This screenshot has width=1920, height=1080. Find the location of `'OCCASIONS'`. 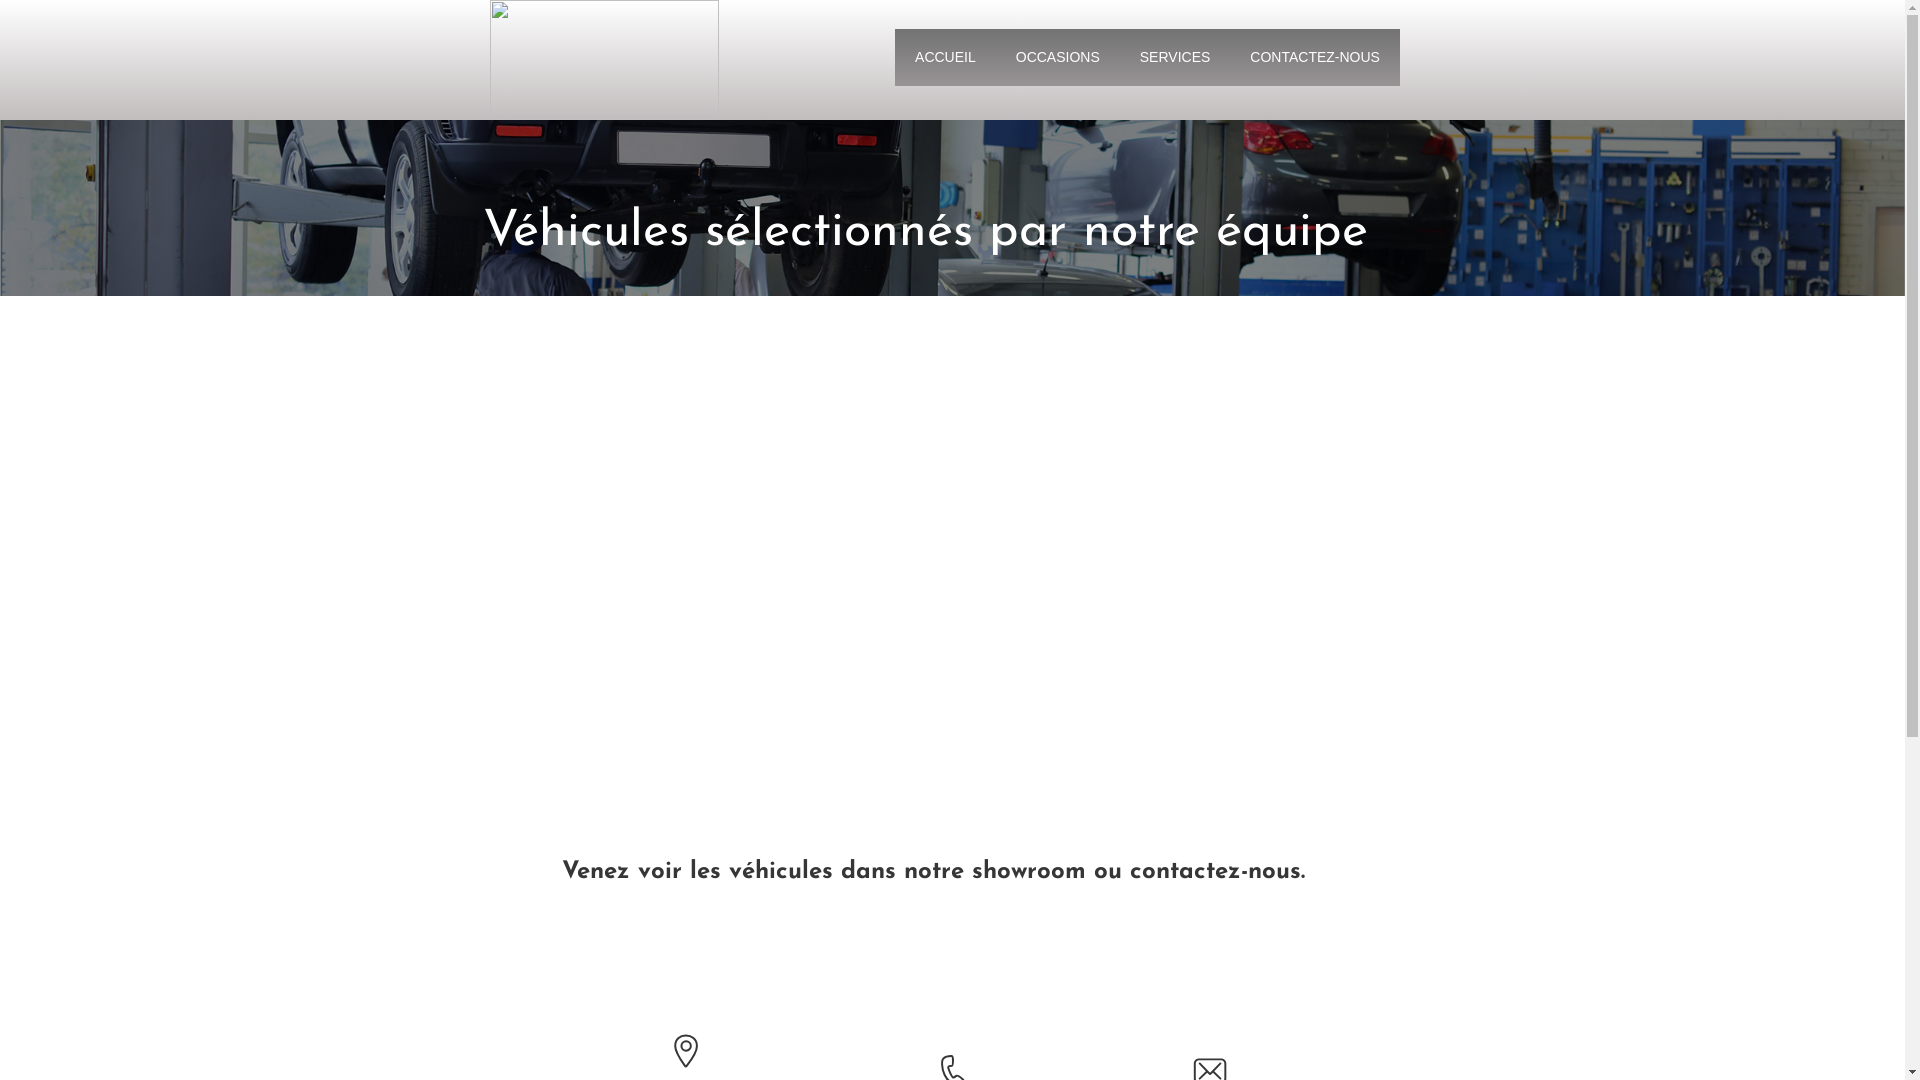

'OCCASIONS' is located at coordinates (996, 55).